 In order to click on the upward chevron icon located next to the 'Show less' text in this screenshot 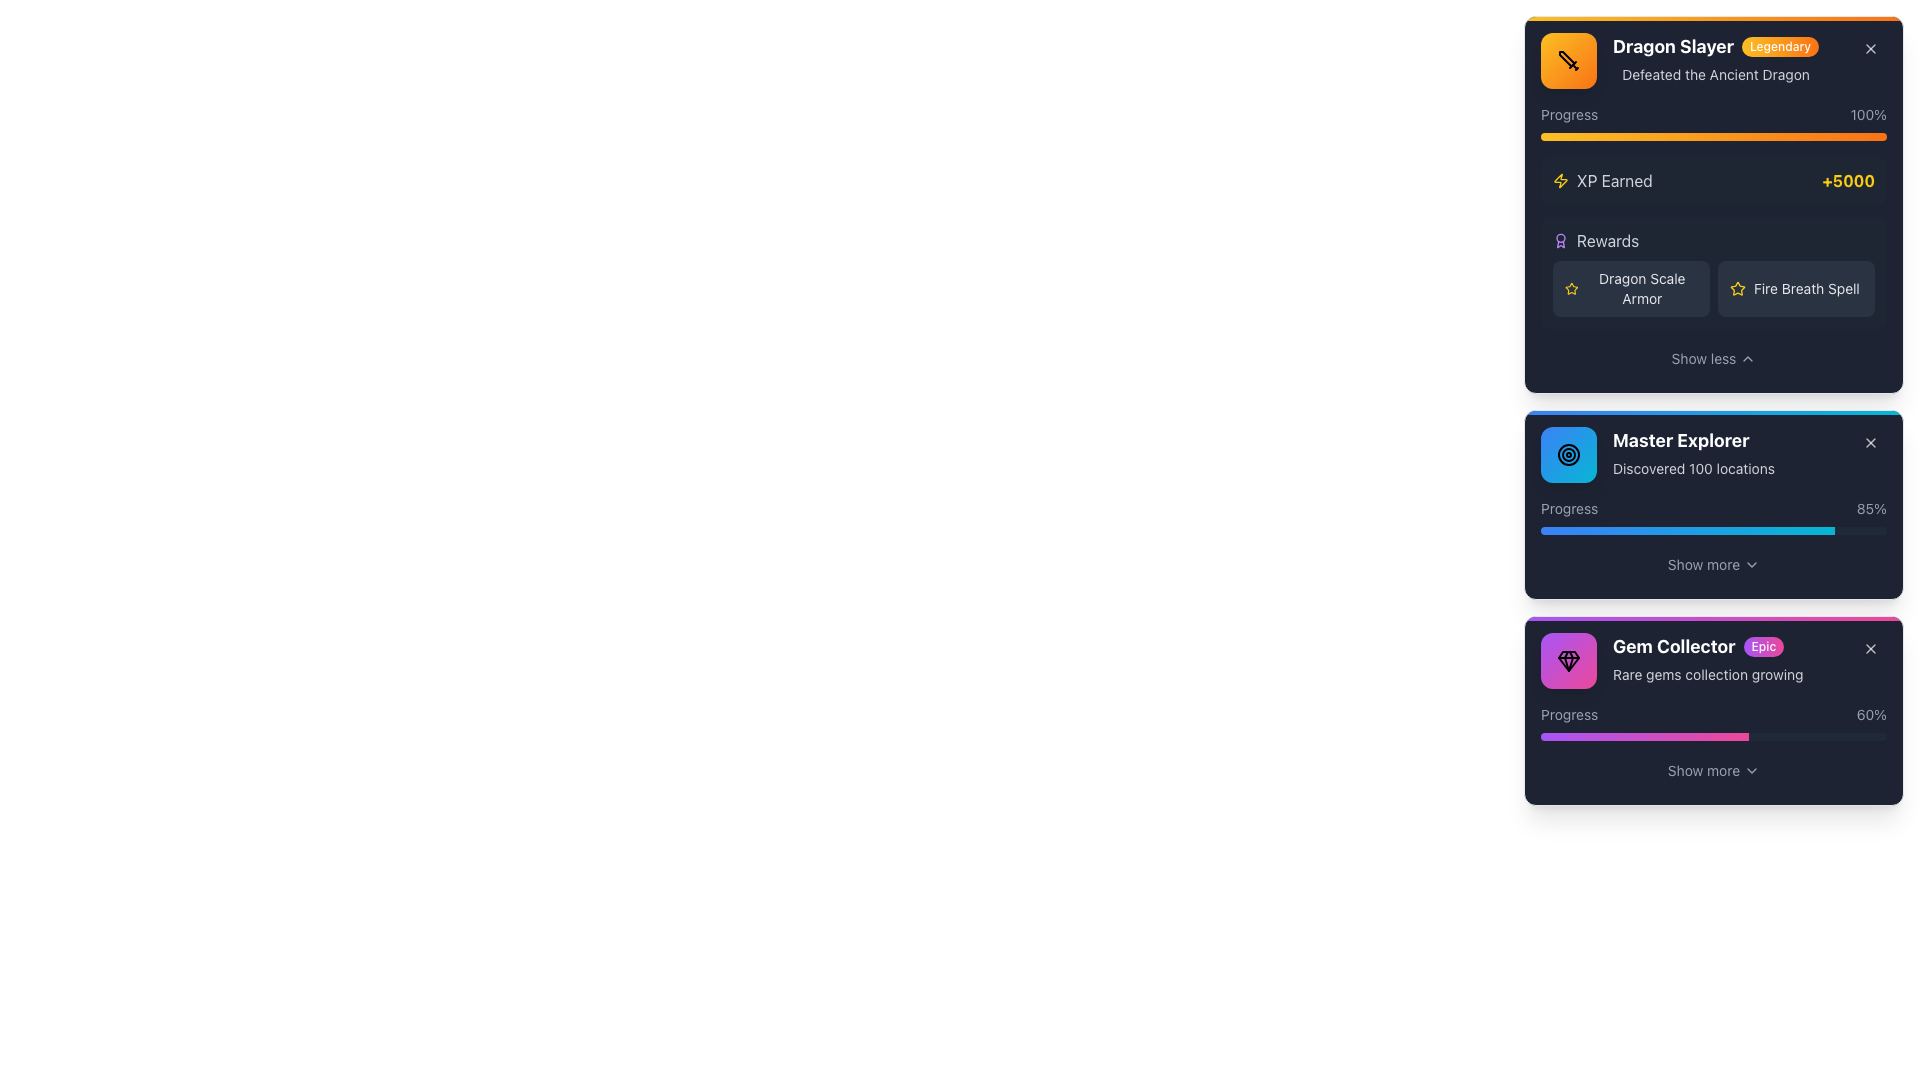, I will do `click(1747, 357)`.